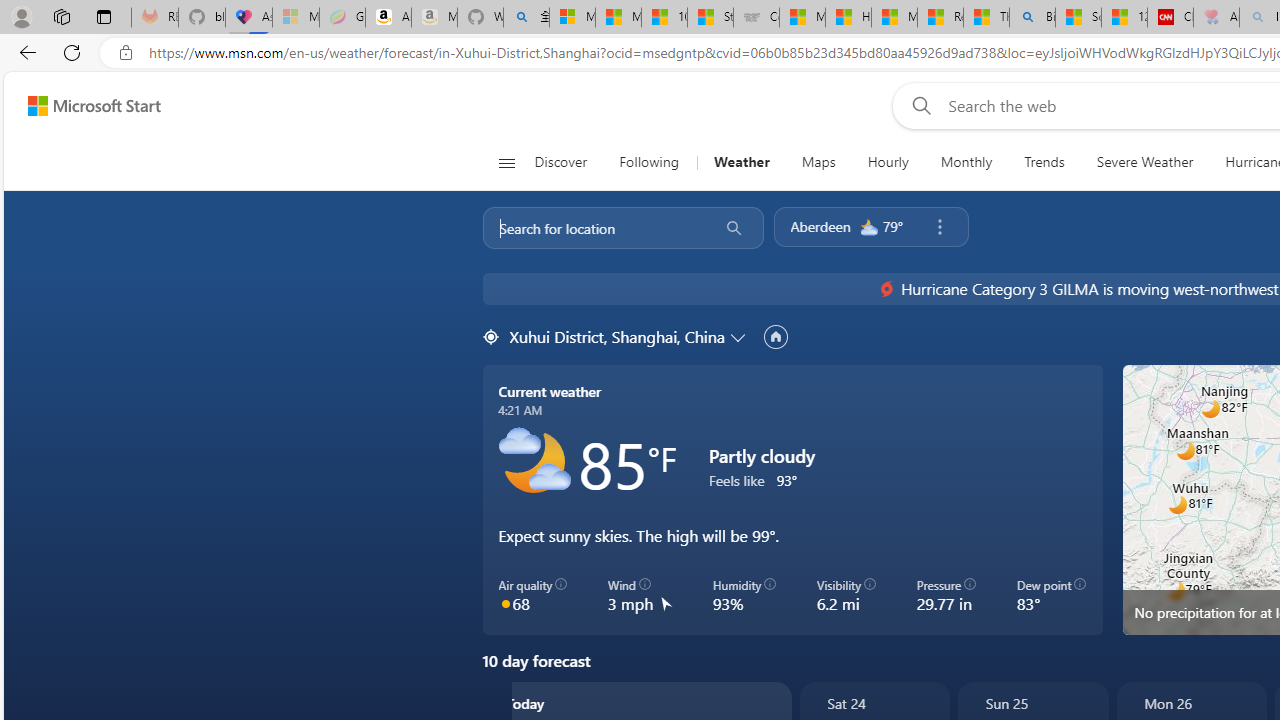  I want to click on 'Bing', so click(1032, 17).